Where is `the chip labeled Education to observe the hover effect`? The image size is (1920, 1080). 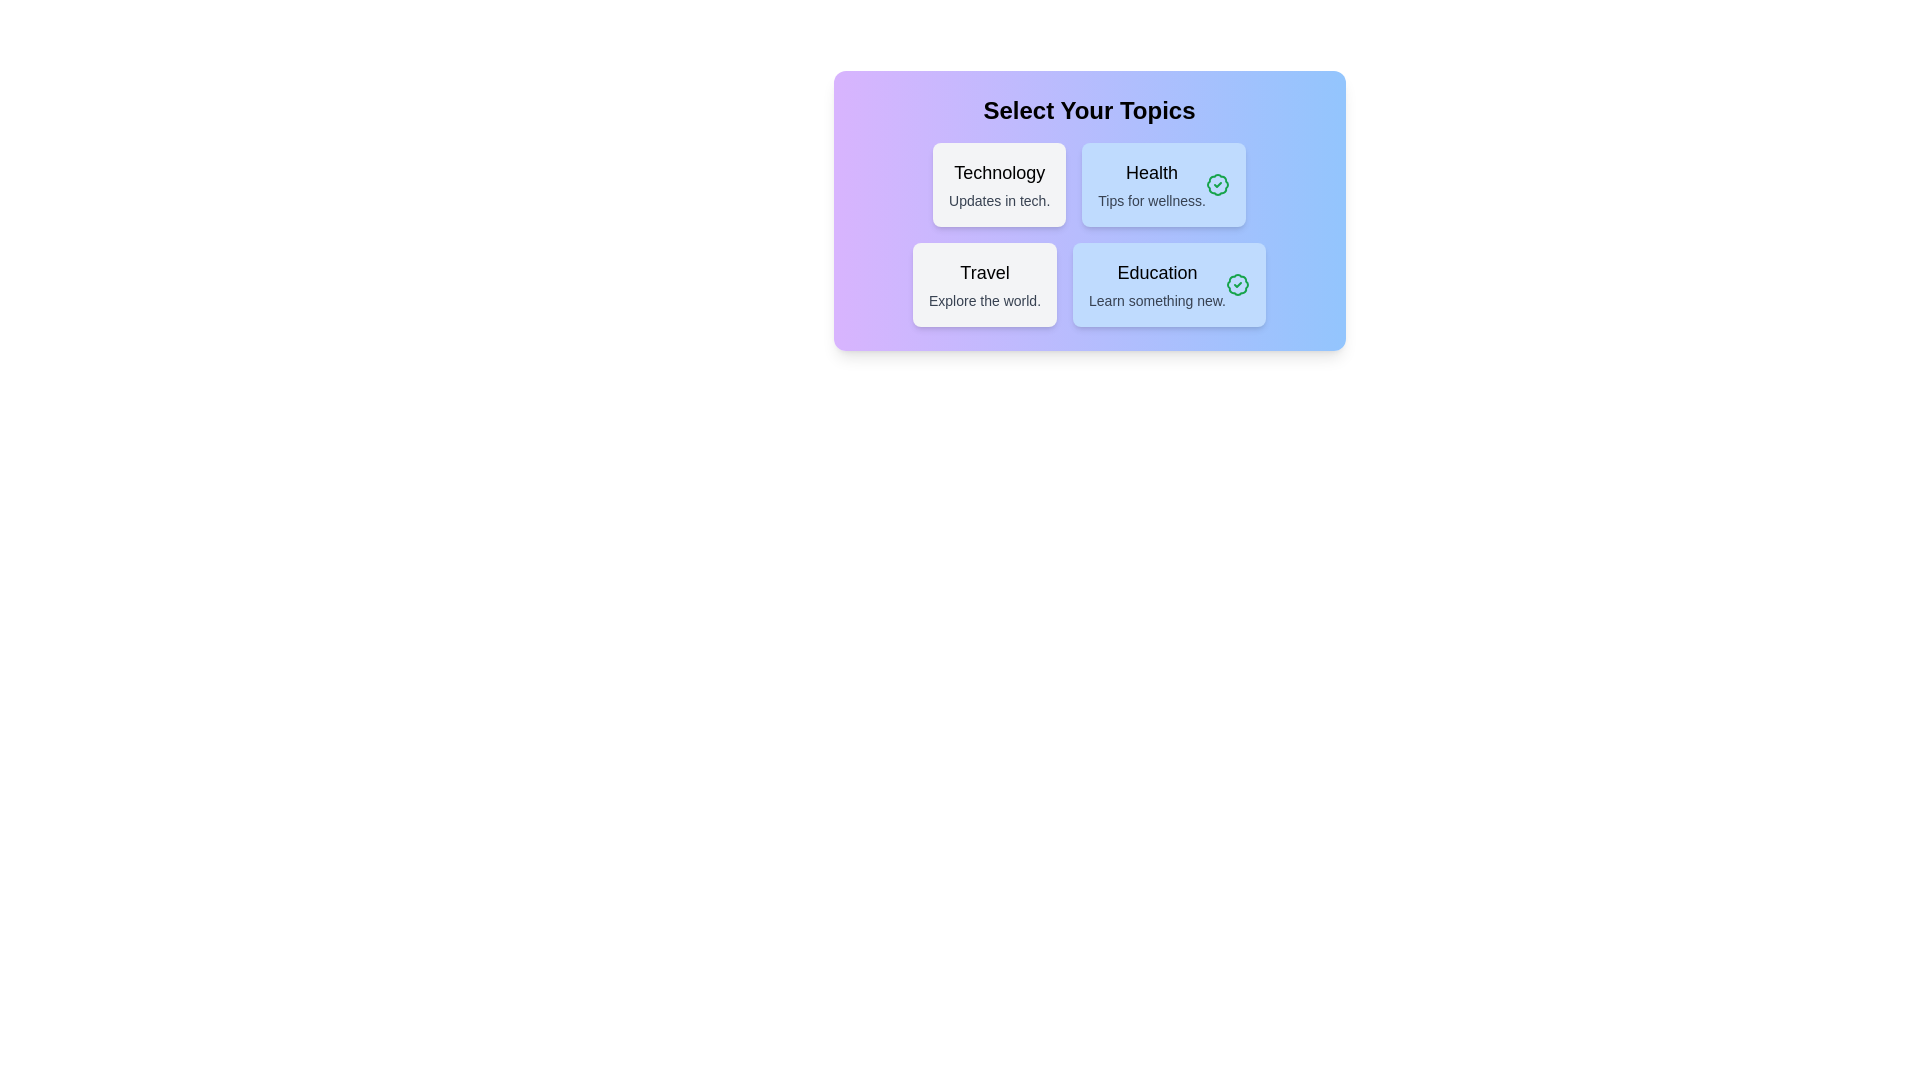 the chip labeled Education to observe the hover effect is located at coordinates (1169, 285).